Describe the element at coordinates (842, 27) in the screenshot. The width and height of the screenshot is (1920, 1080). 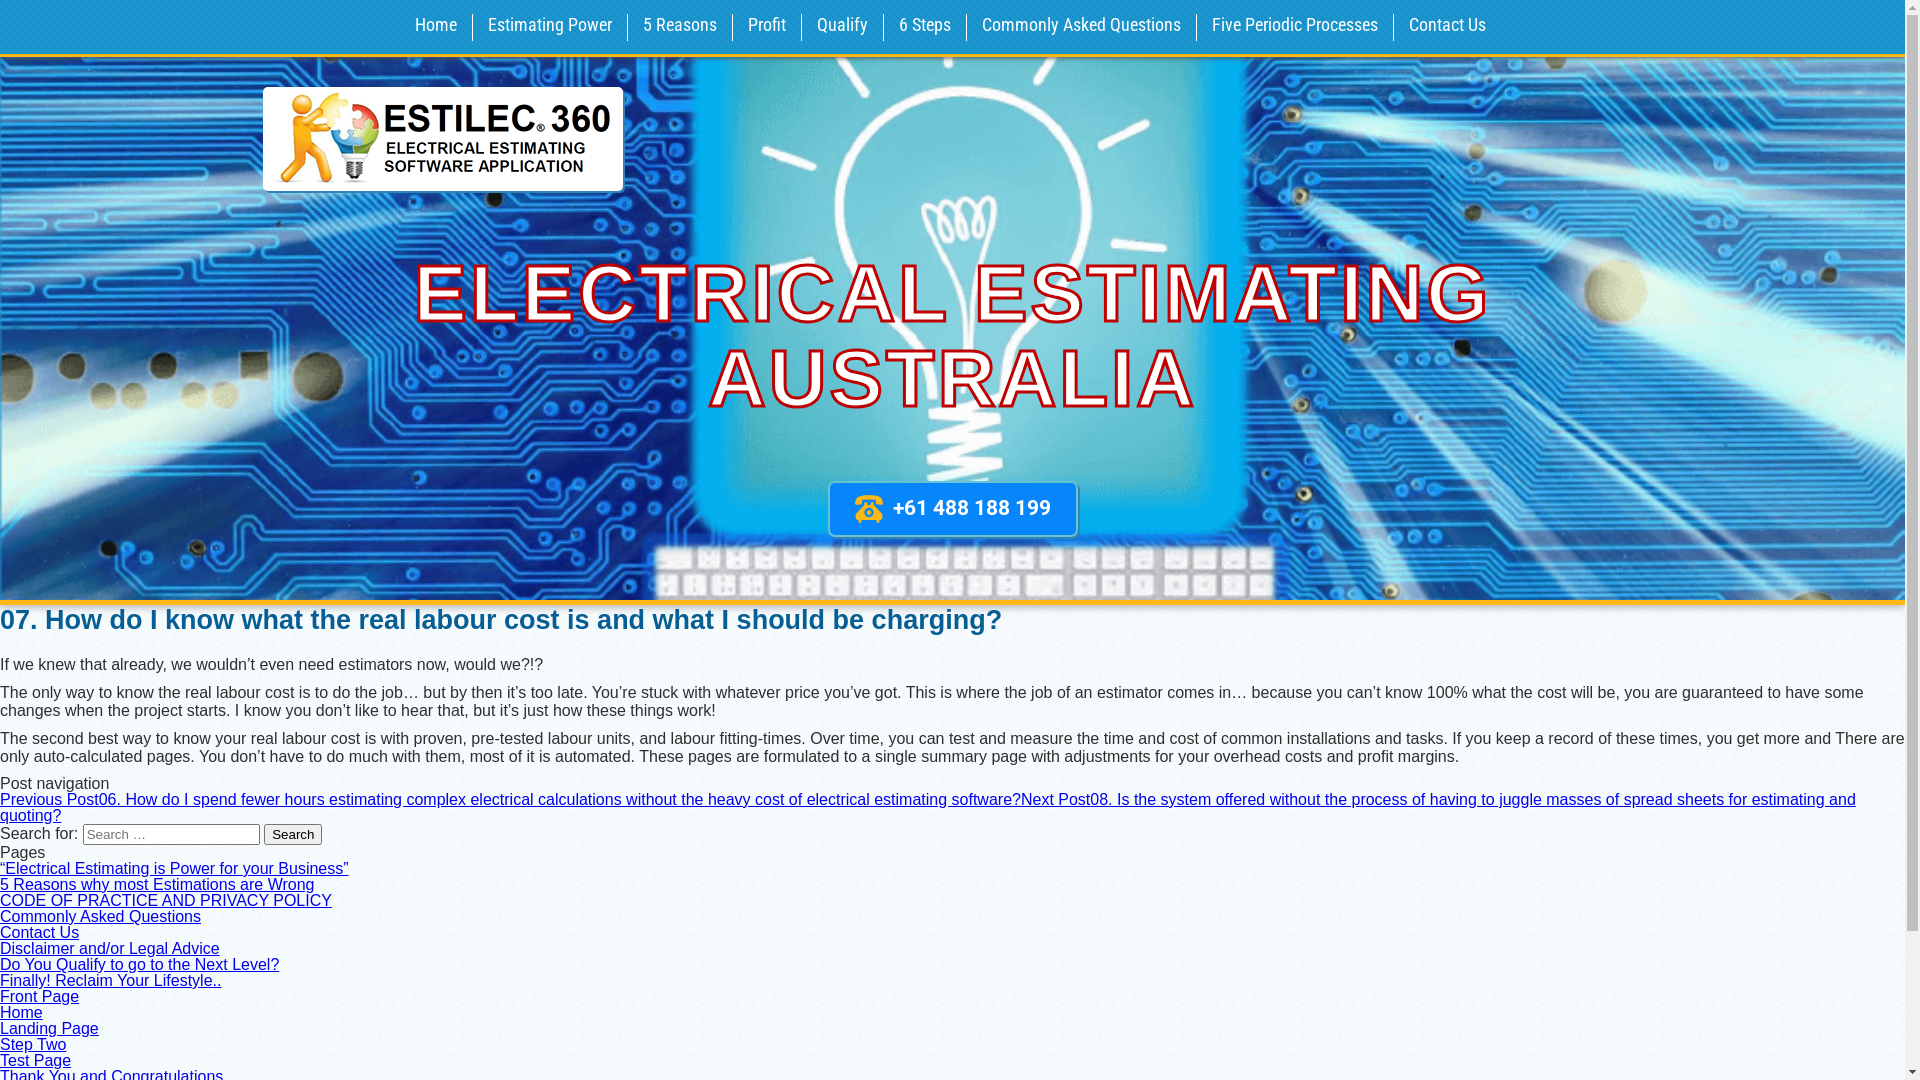
I see `'Qualify'` at that location.